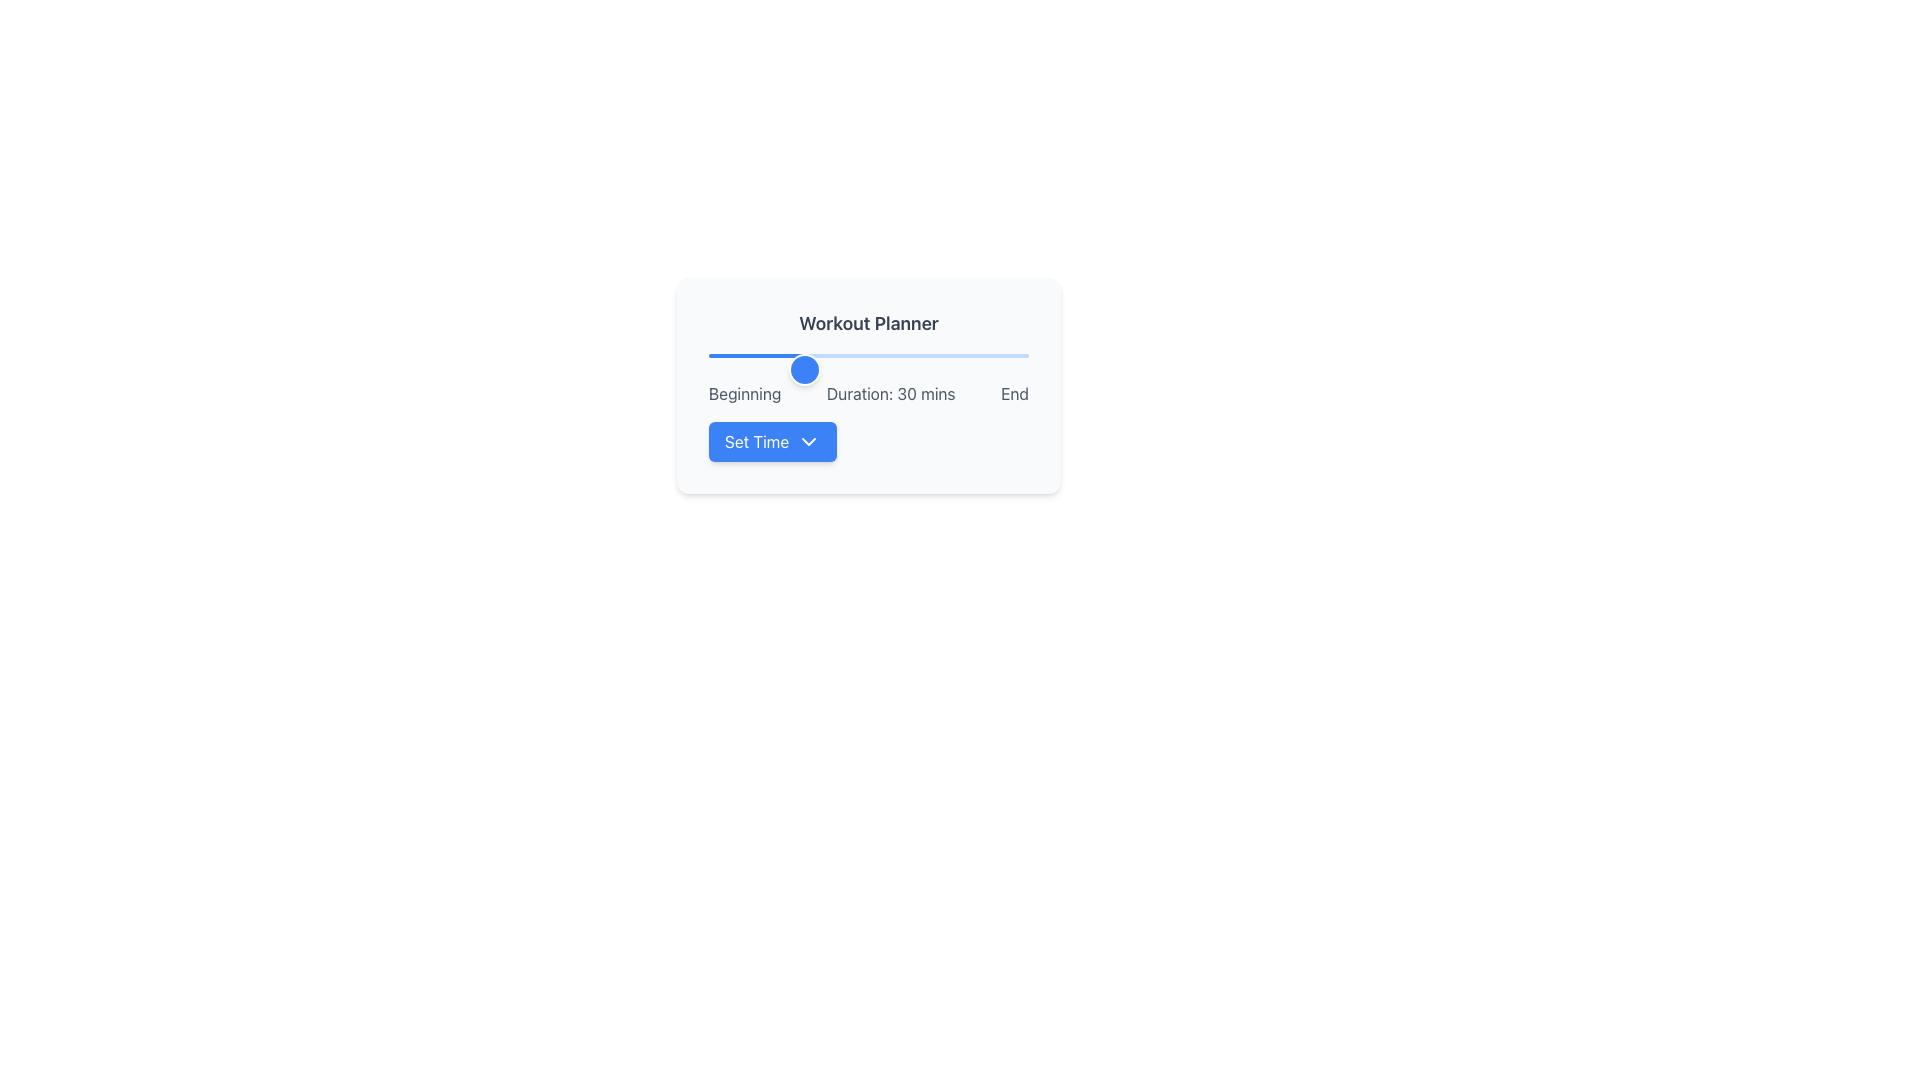  I want to click on the content of the text label displaying the selected duration of an action or event, which is positioned between the texts 'Beginning' and 'End', so click(890, 393).